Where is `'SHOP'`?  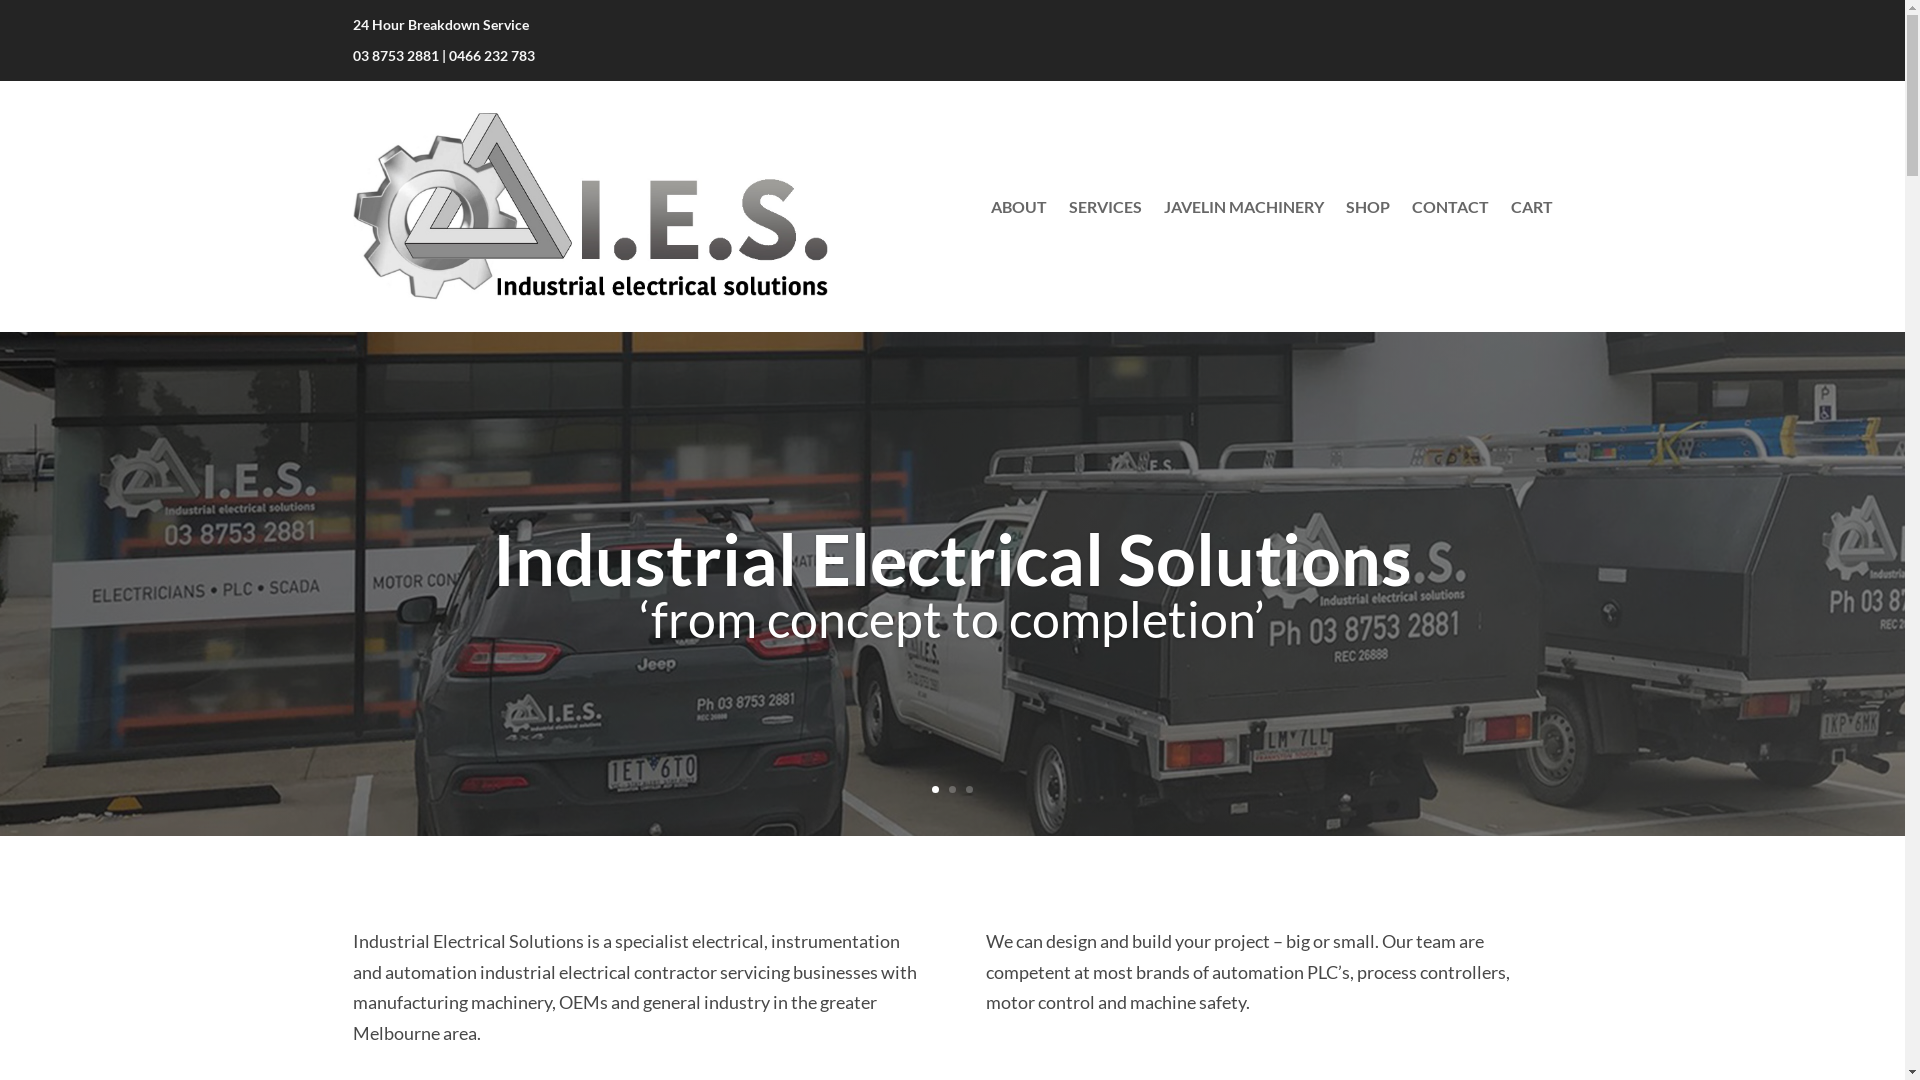 'SHOP' is located at coordinates (1367, 206).